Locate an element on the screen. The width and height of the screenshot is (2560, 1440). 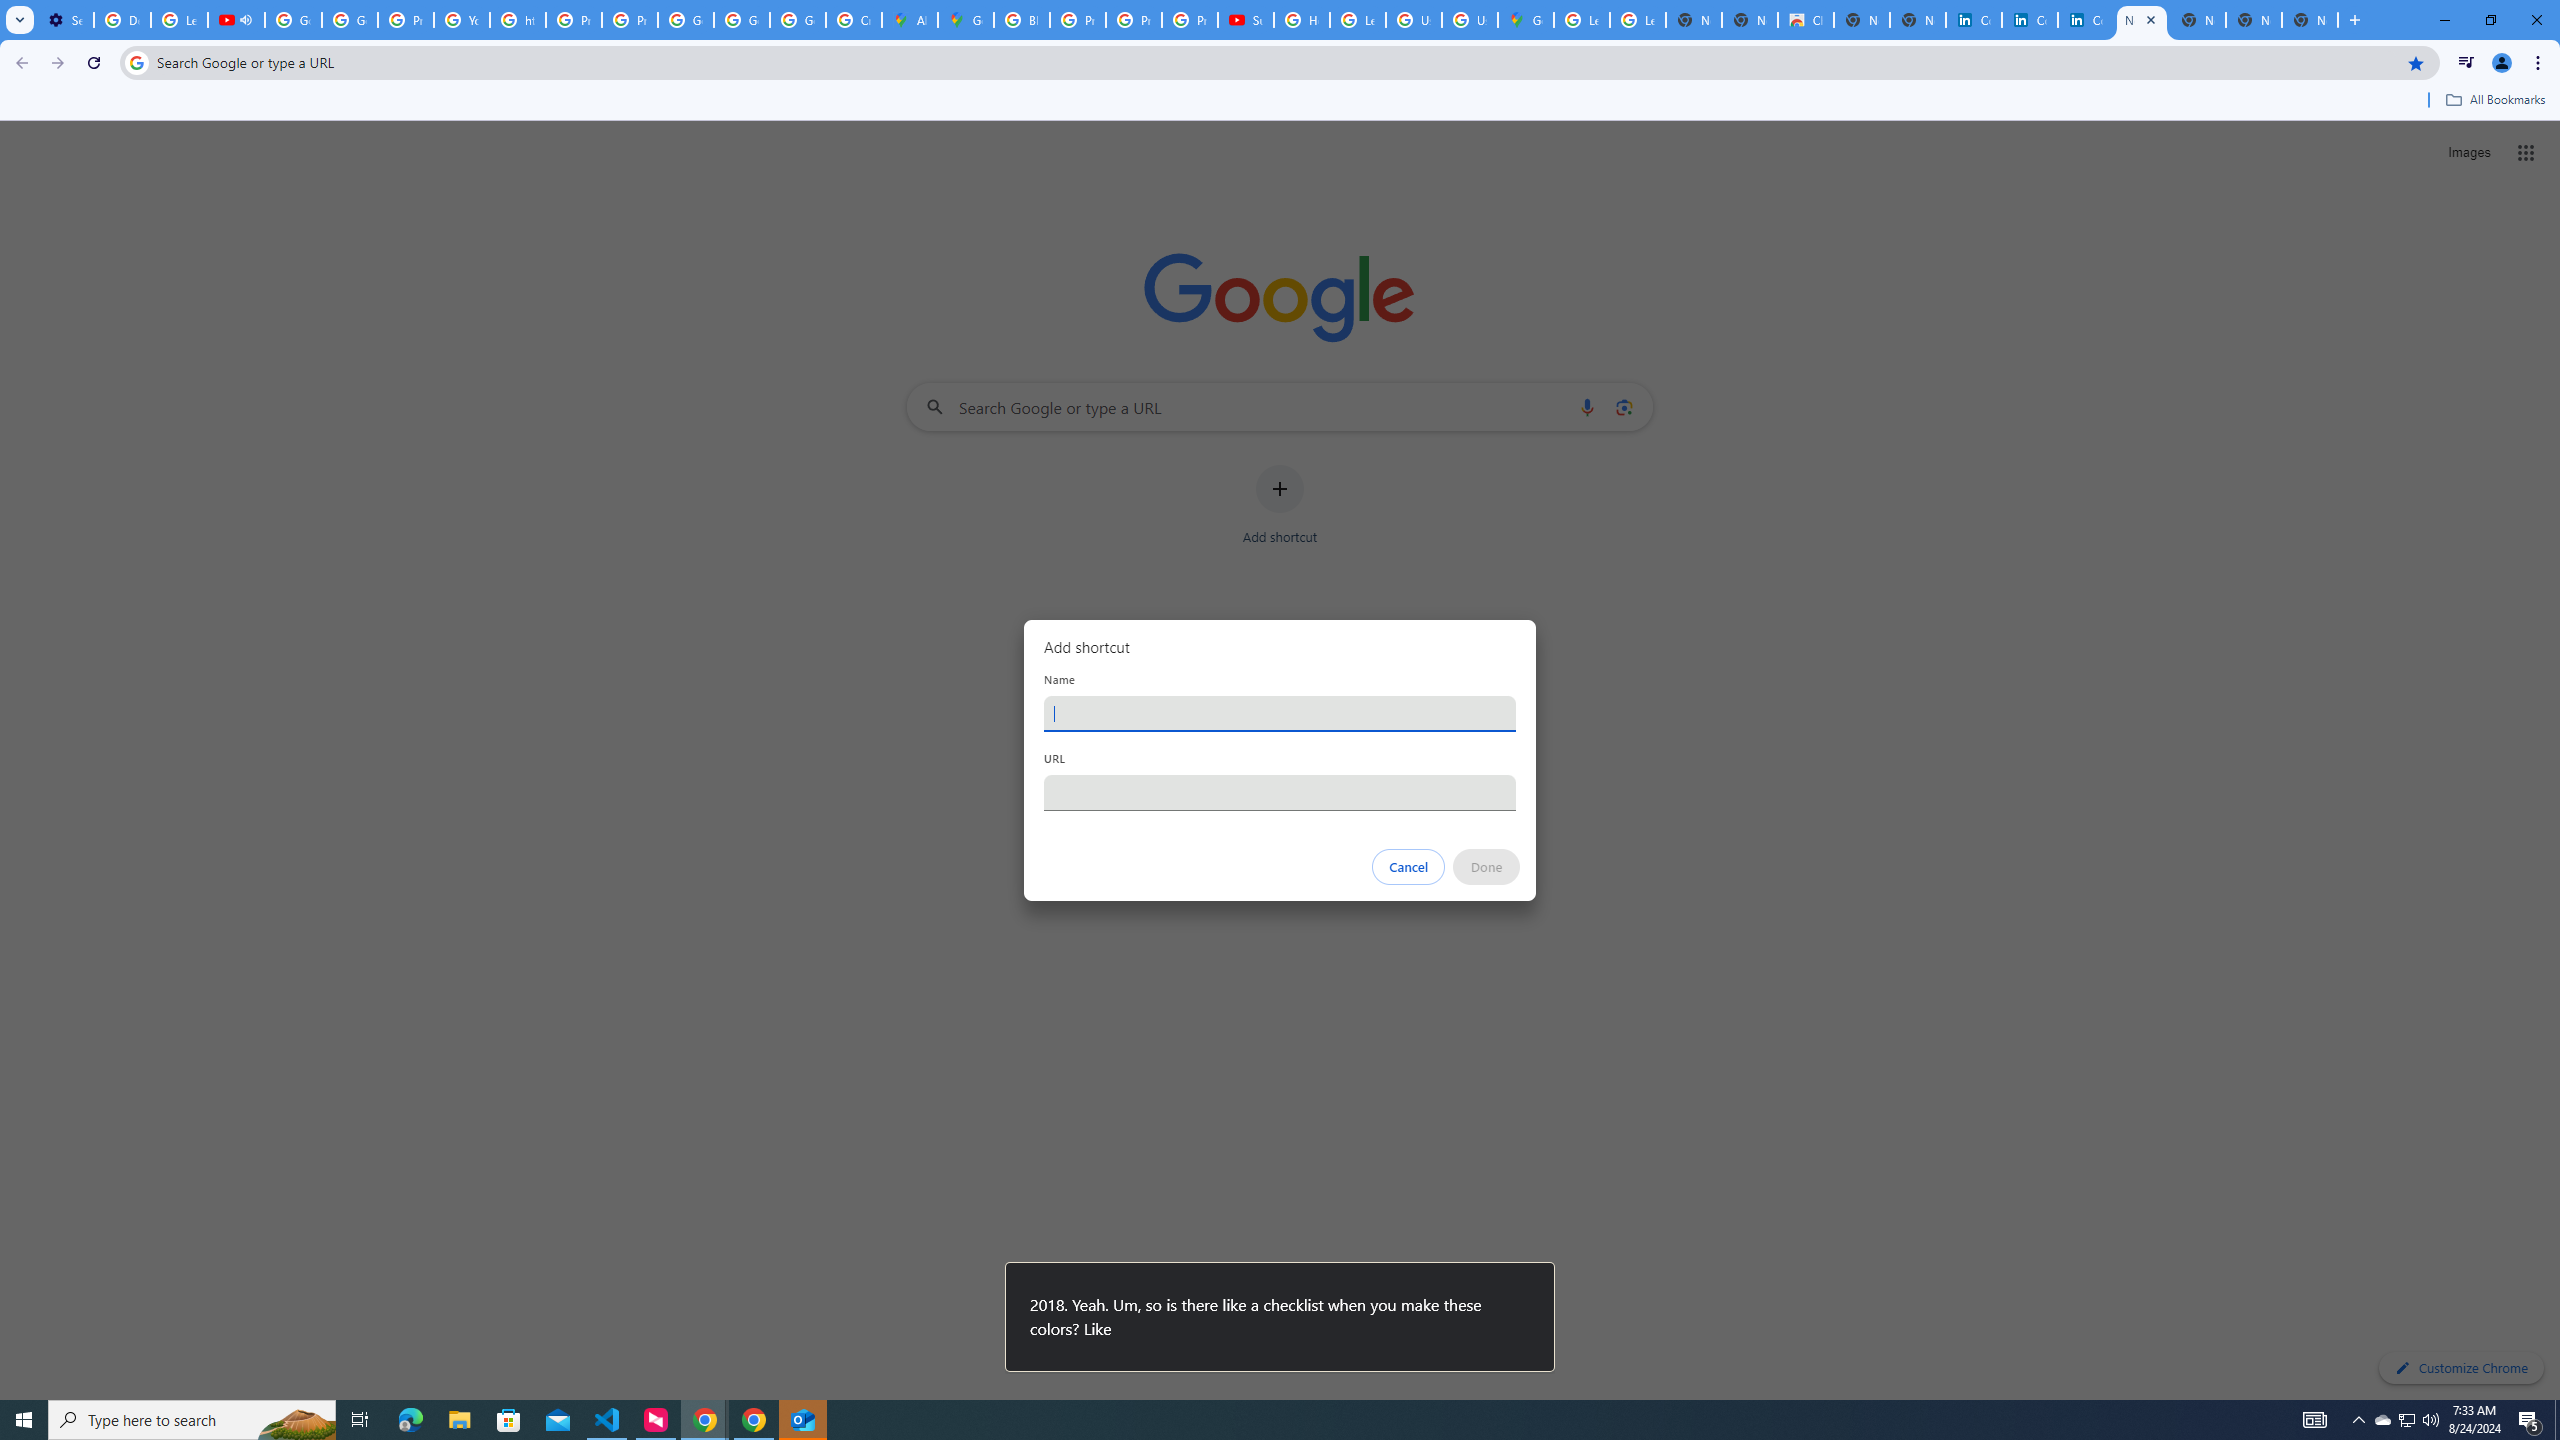
'Blogger Policies and Guidelines - Transparency Center' is located at coordinates (1022, 19).